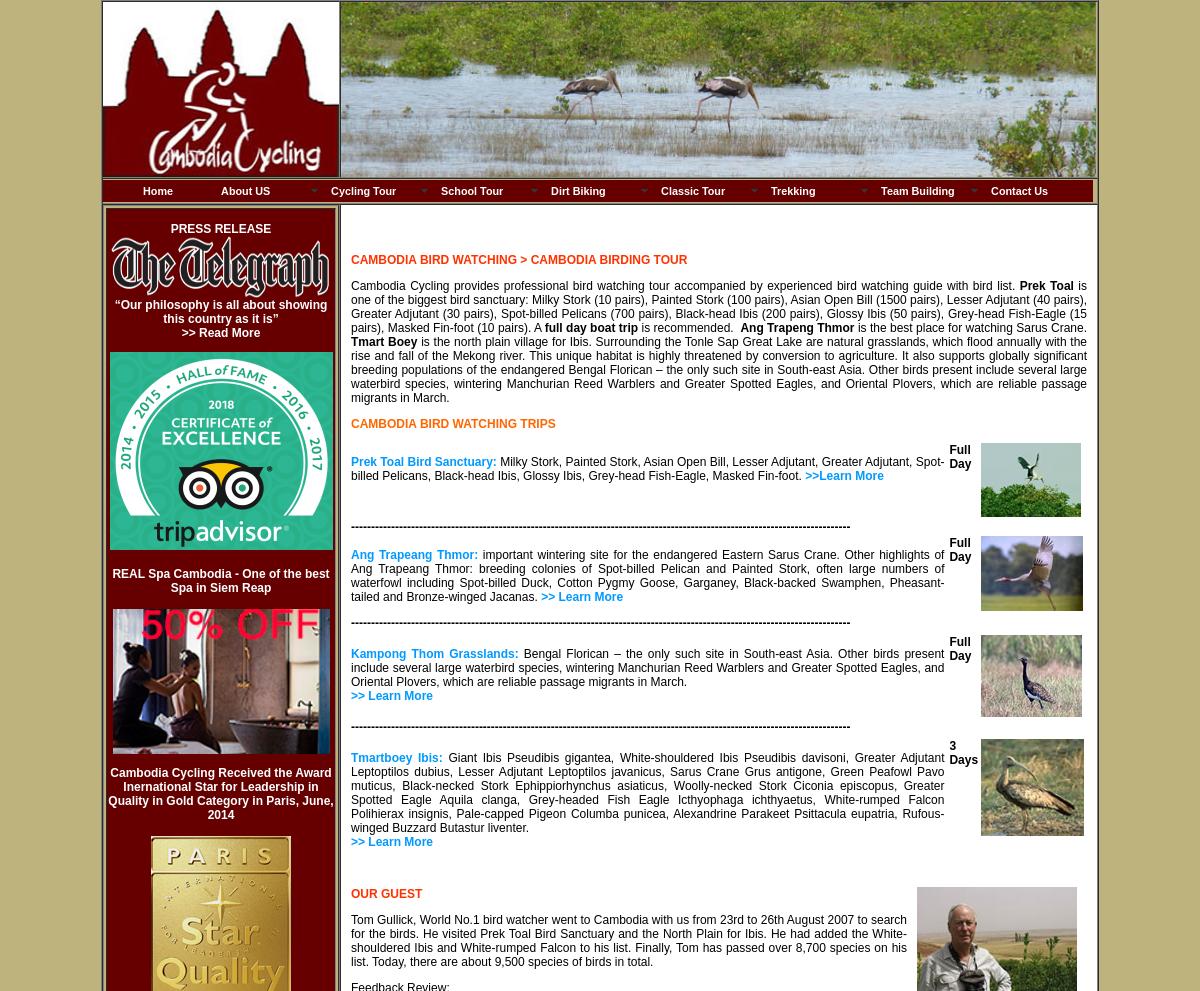 This screenshot has height=991, width=1200. Describe the element at coordinates (219, 310) in the screenshot. I see `'“Our philosophy is all about showing this country as it is”'` at that location.